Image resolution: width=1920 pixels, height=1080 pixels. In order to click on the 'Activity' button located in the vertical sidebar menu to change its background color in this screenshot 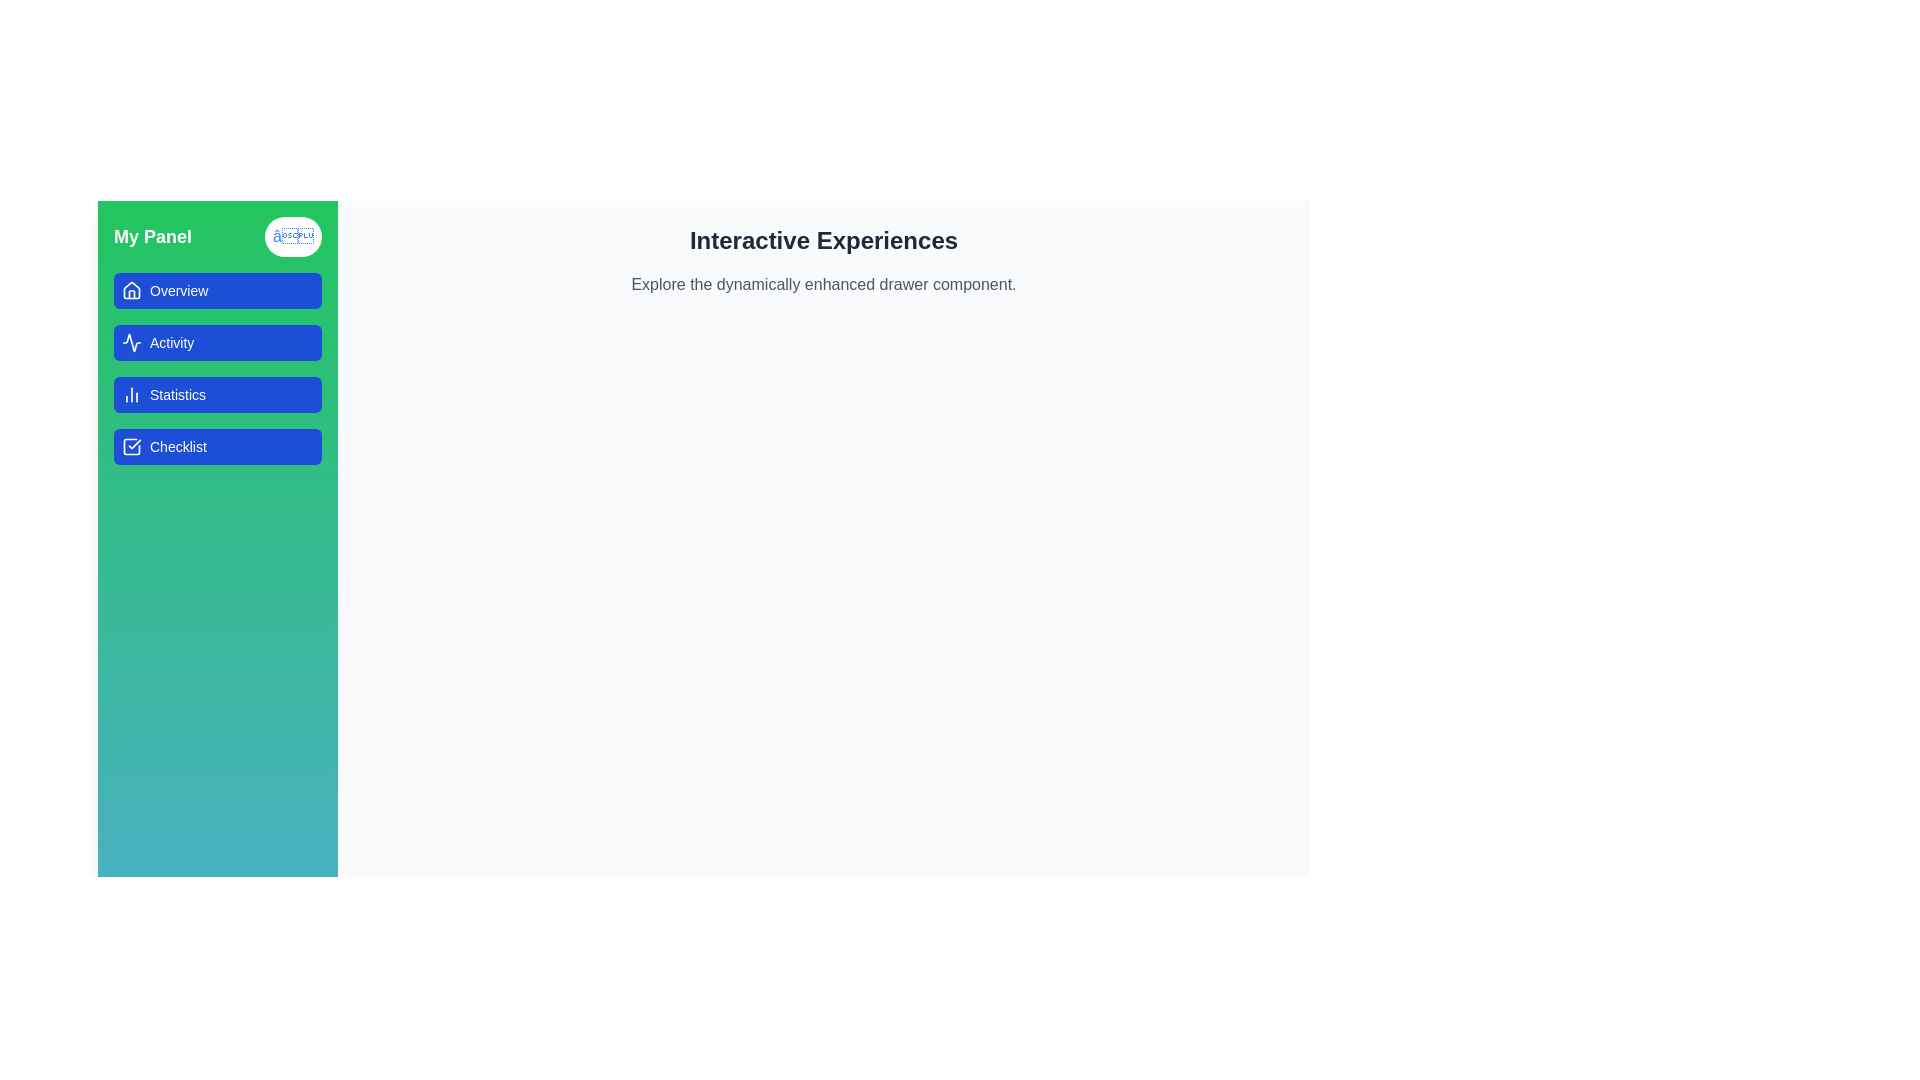, I will do `click(217, 342)`.